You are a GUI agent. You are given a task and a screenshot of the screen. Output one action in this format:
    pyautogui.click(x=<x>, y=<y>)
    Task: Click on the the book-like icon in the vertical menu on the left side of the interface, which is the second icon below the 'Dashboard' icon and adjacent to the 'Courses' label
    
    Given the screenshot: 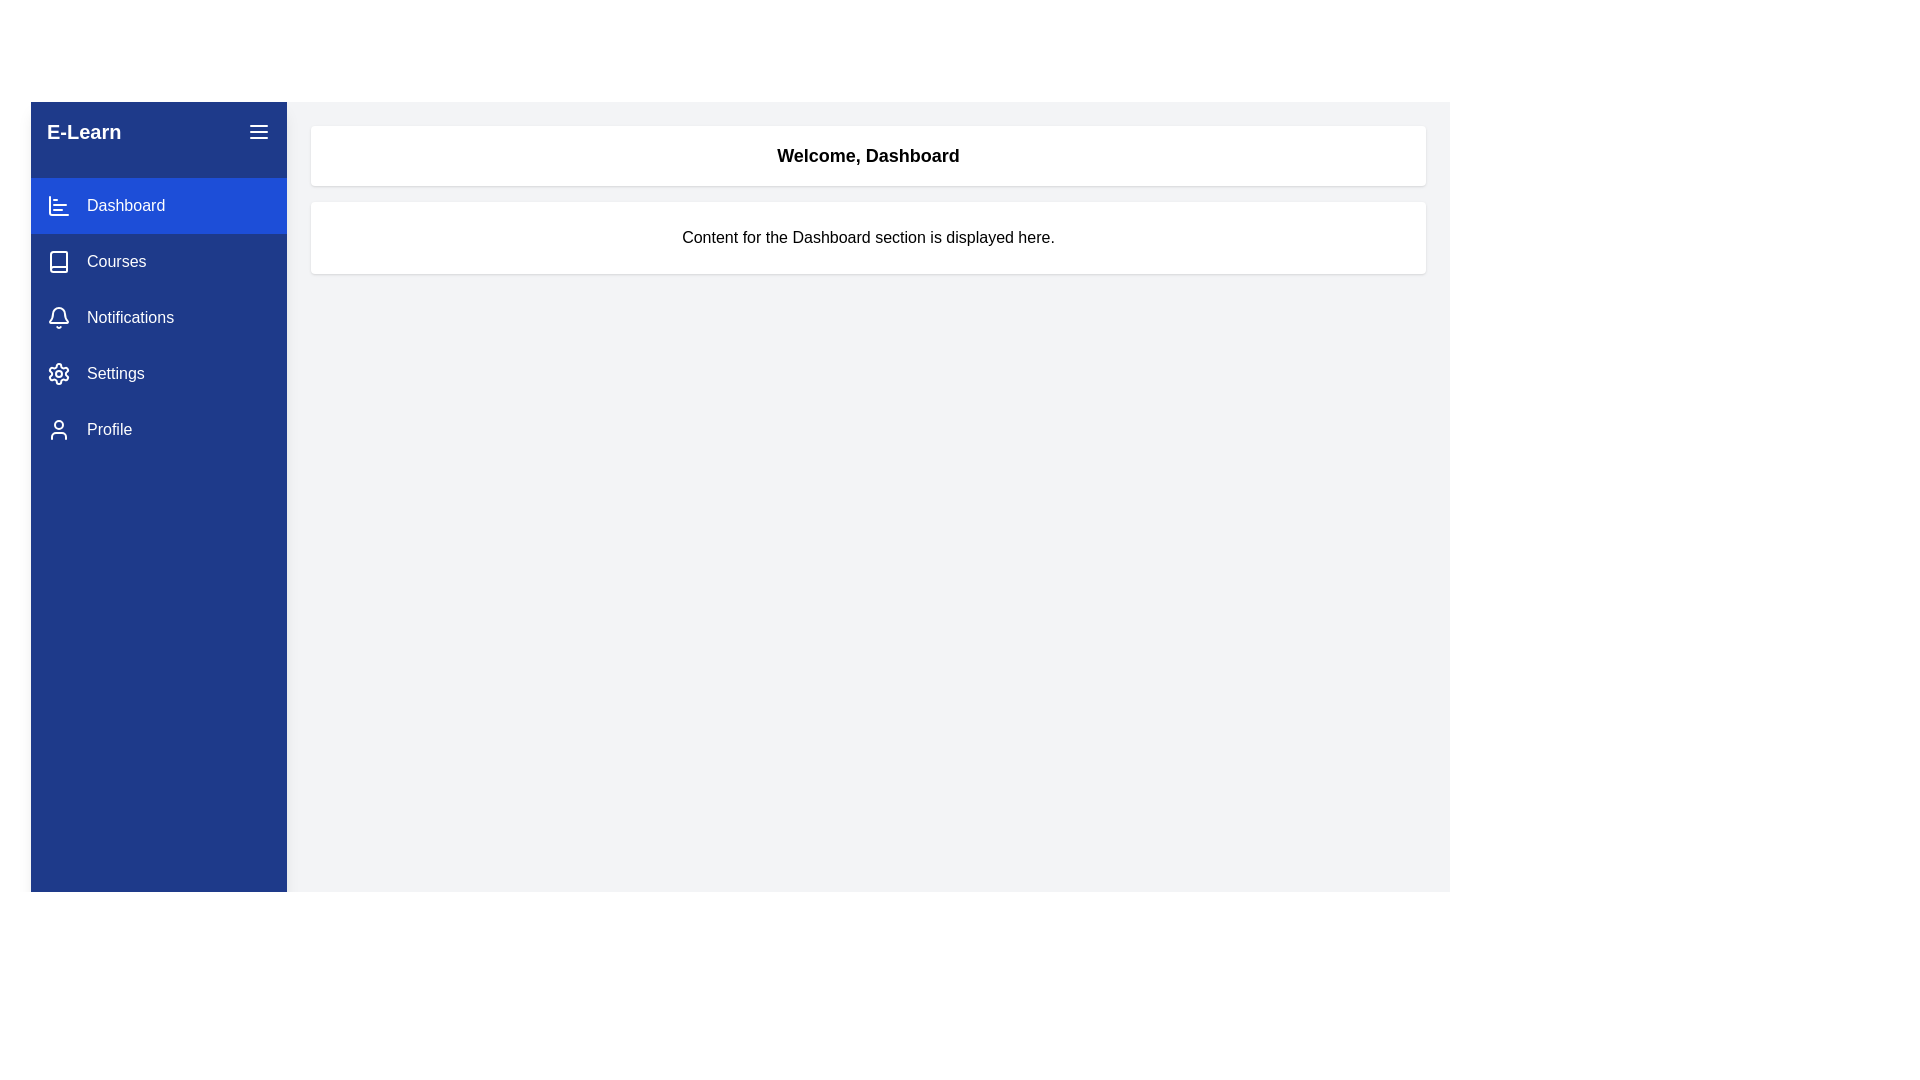 What is the action you would take?
    pyautogui.click(x=58, y=261)
    